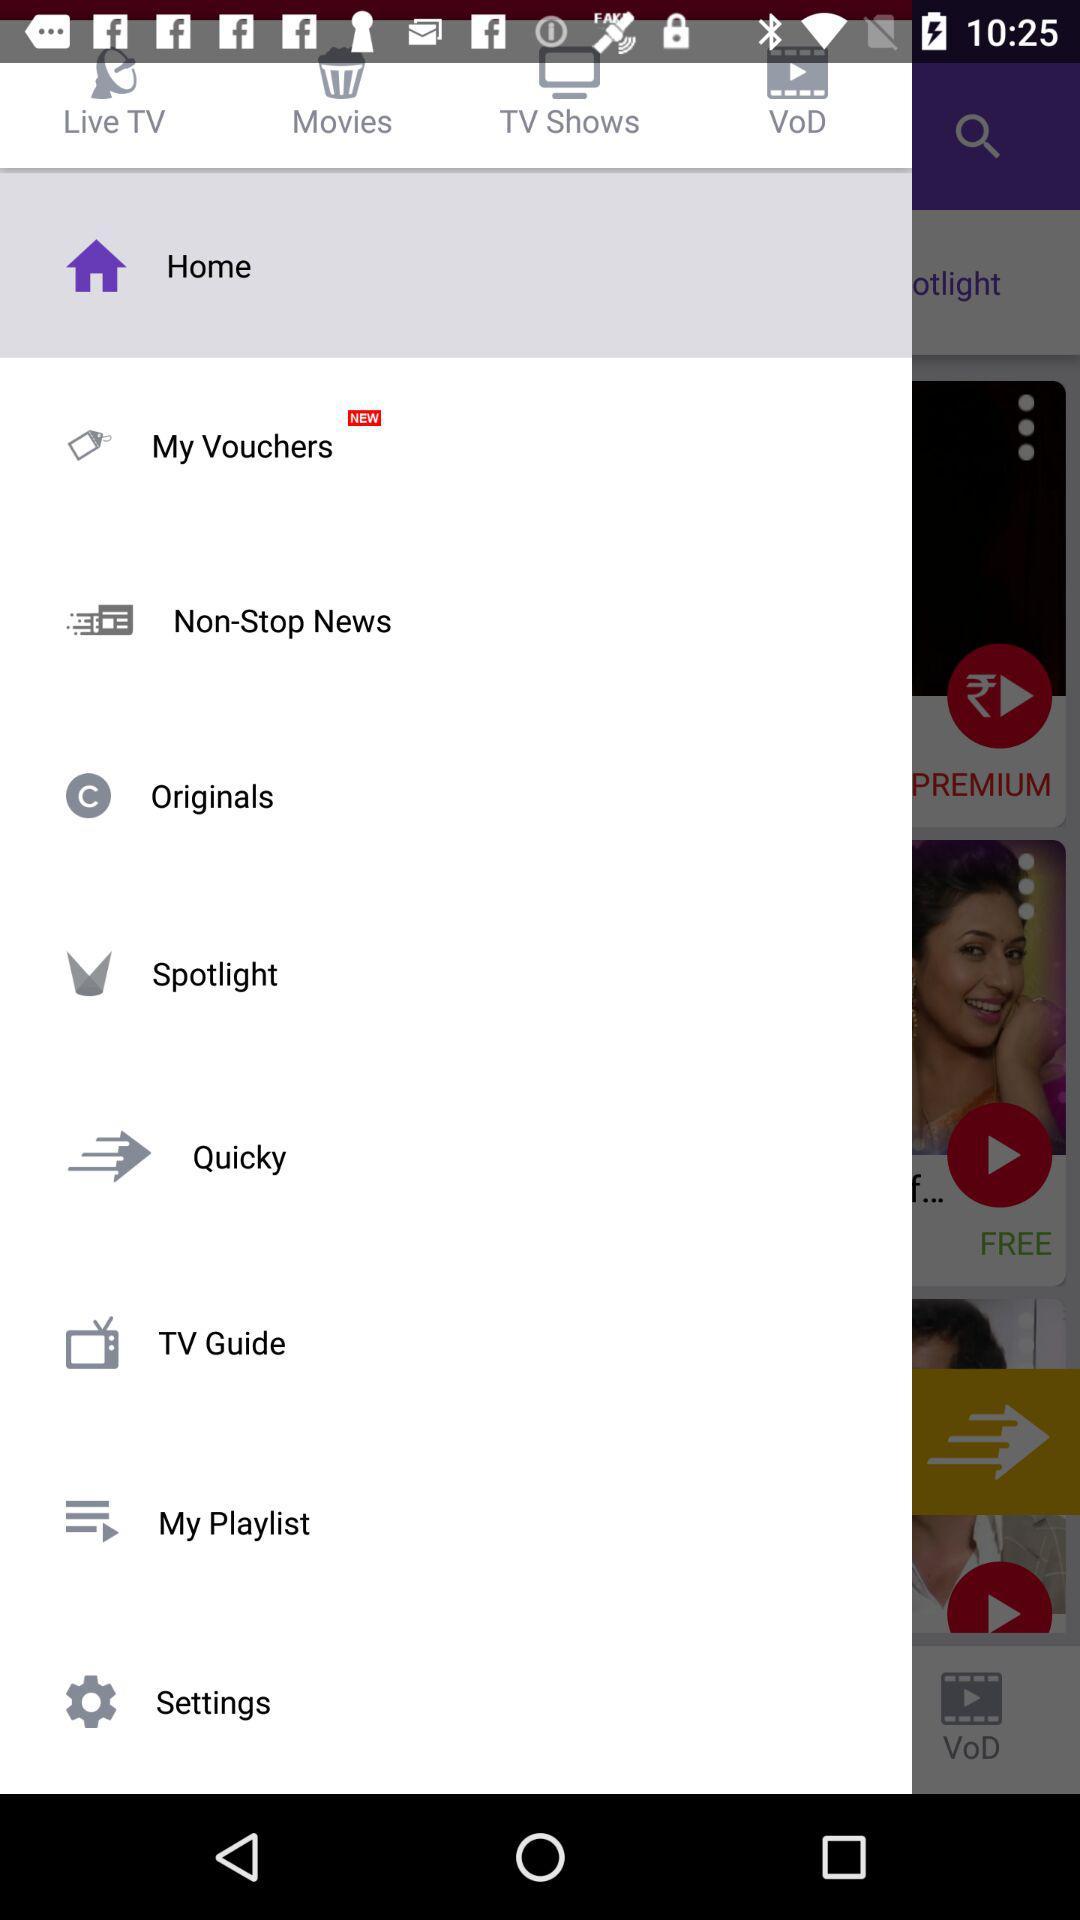 Image resolution: width=1080 pixels, height=1920 pixels. What do you see at coordinates (983, 1441) in the screenshot?
I see `the arrow_forward icon` at bounding box center [983, 1441].